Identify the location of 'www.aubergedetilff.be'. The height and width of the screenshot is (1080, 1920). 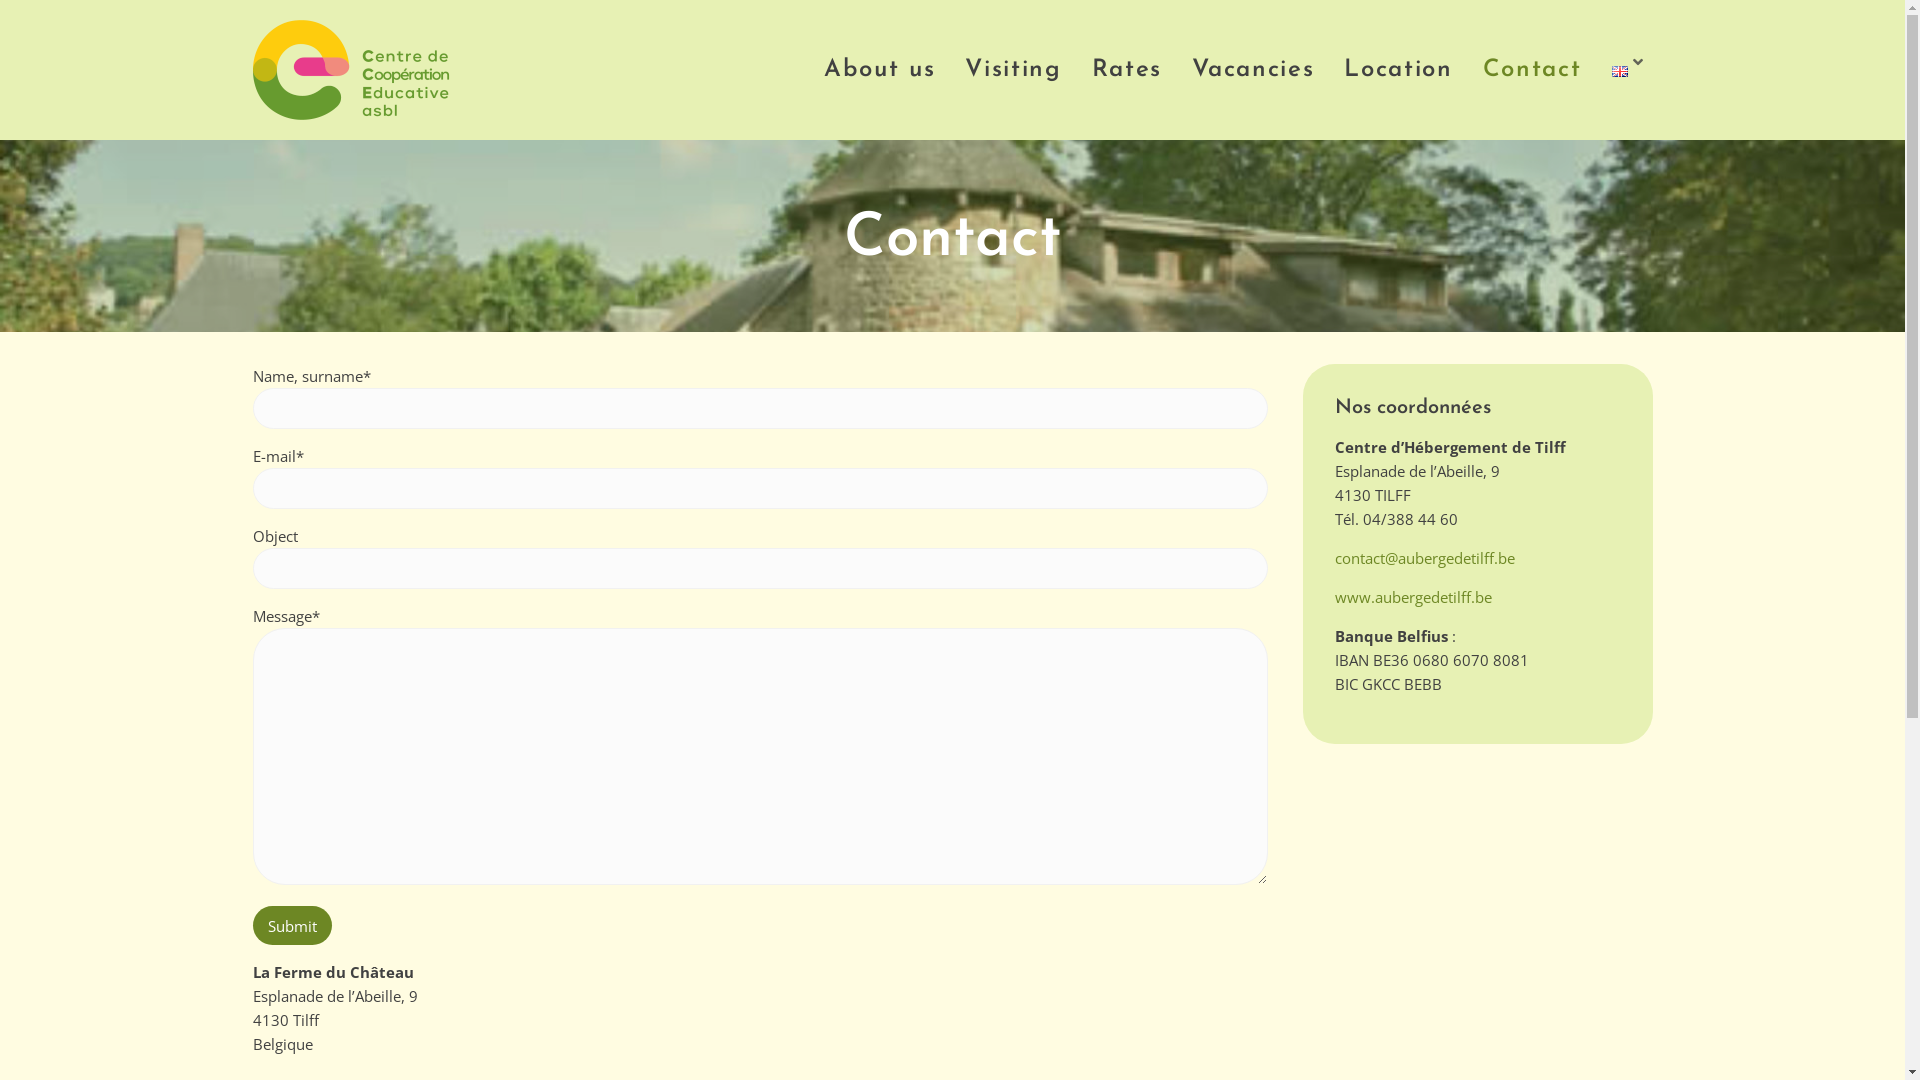
(1411, 596).